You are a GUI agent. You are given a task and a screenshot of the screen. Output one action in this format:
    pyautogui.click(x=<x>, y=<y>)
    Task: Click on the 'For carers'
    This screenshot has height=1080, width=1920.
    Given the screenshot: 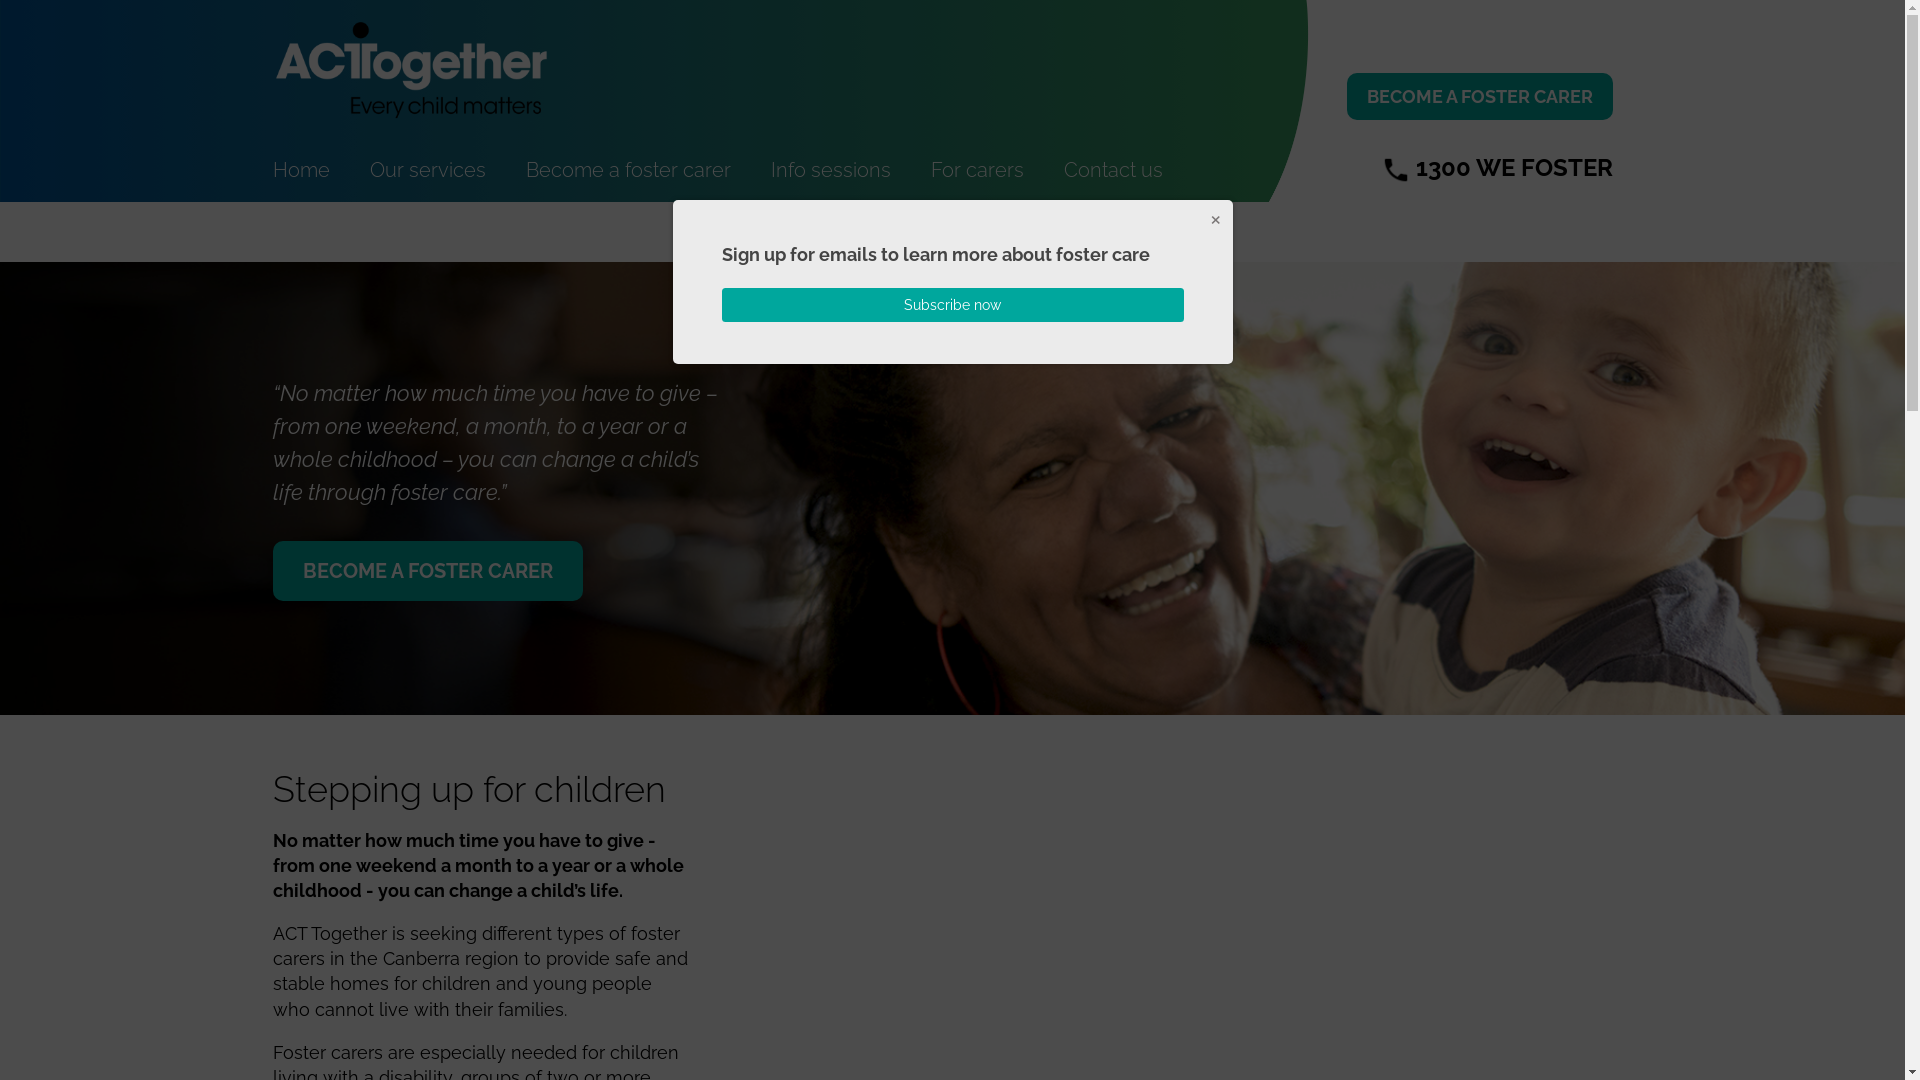 What is the action you would take?
    pyautogui.click(x=976, y=168)
    